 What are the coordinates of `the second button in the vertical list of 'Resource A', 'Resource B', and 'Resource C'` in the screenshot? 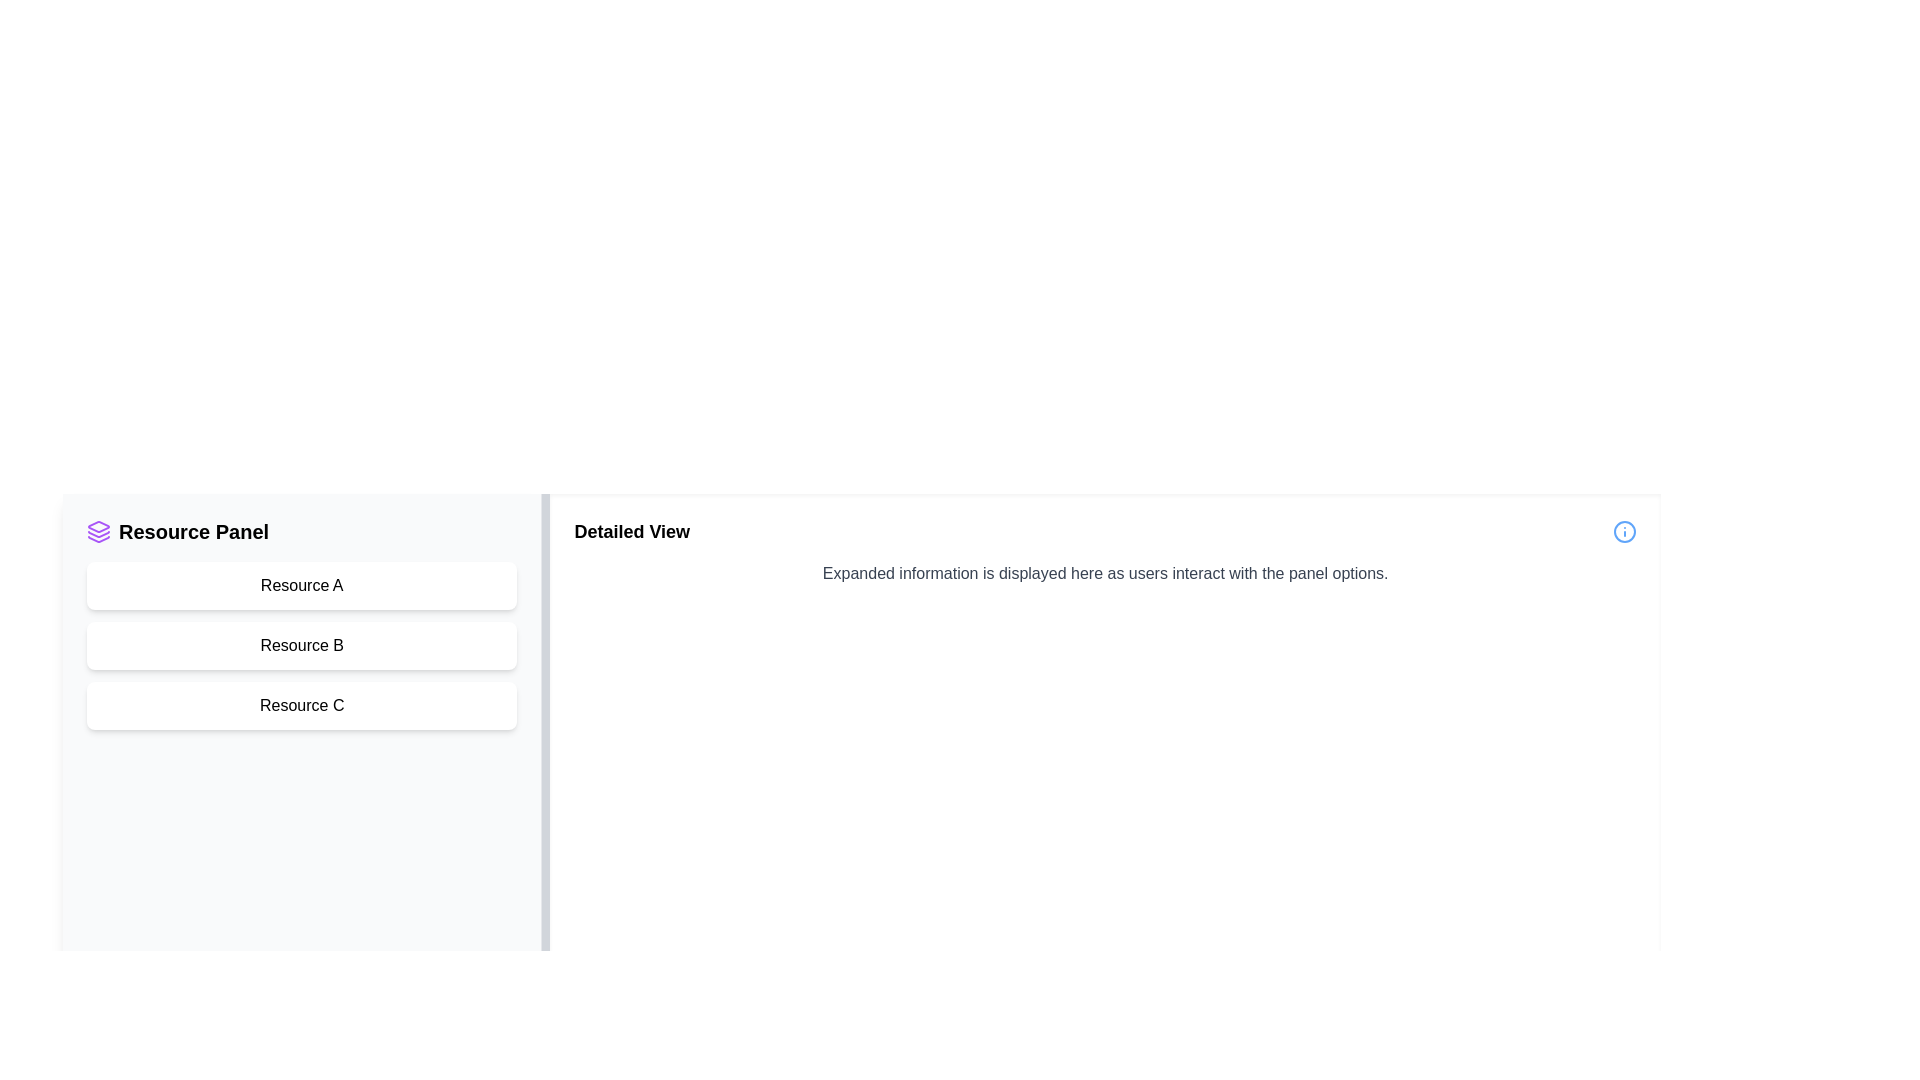 It's located at (301, 645).